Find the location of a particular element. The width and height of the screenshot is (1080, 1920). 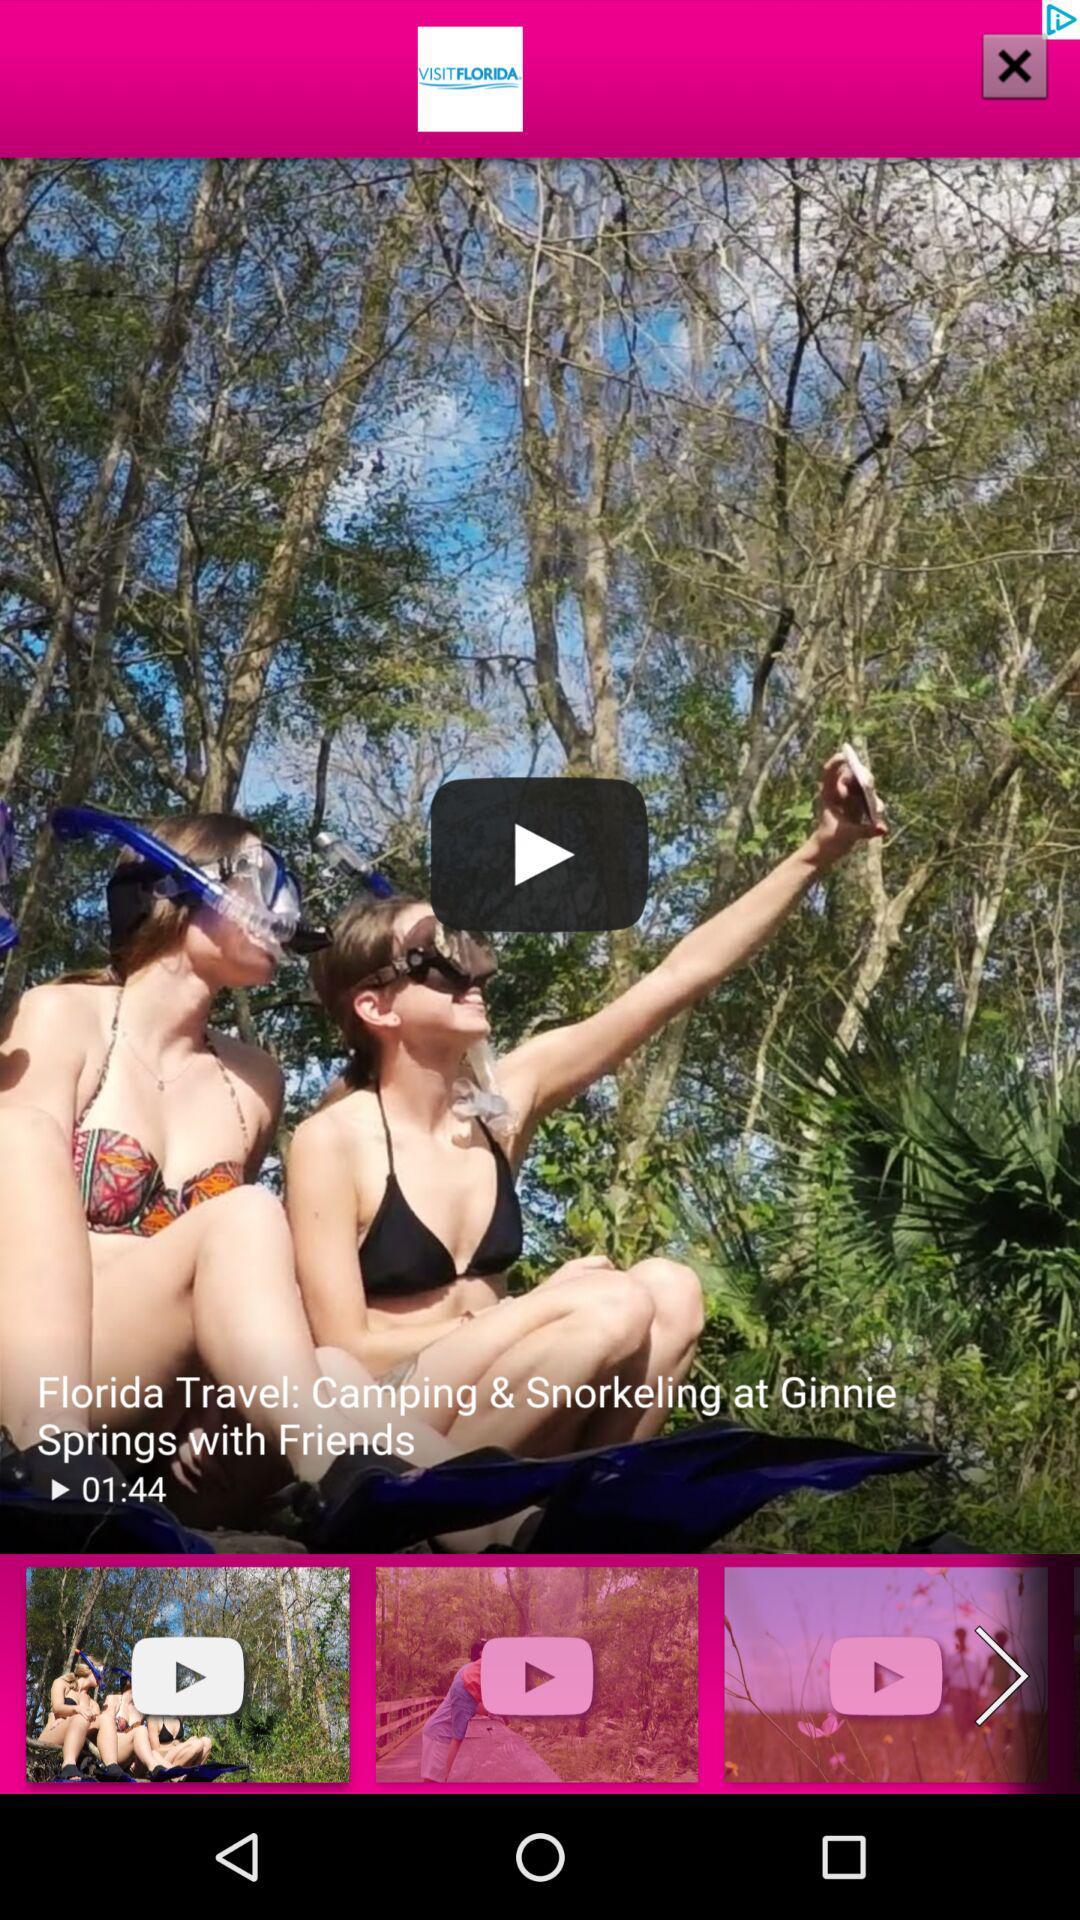

the close icon is located at coordinates (1014, 70).